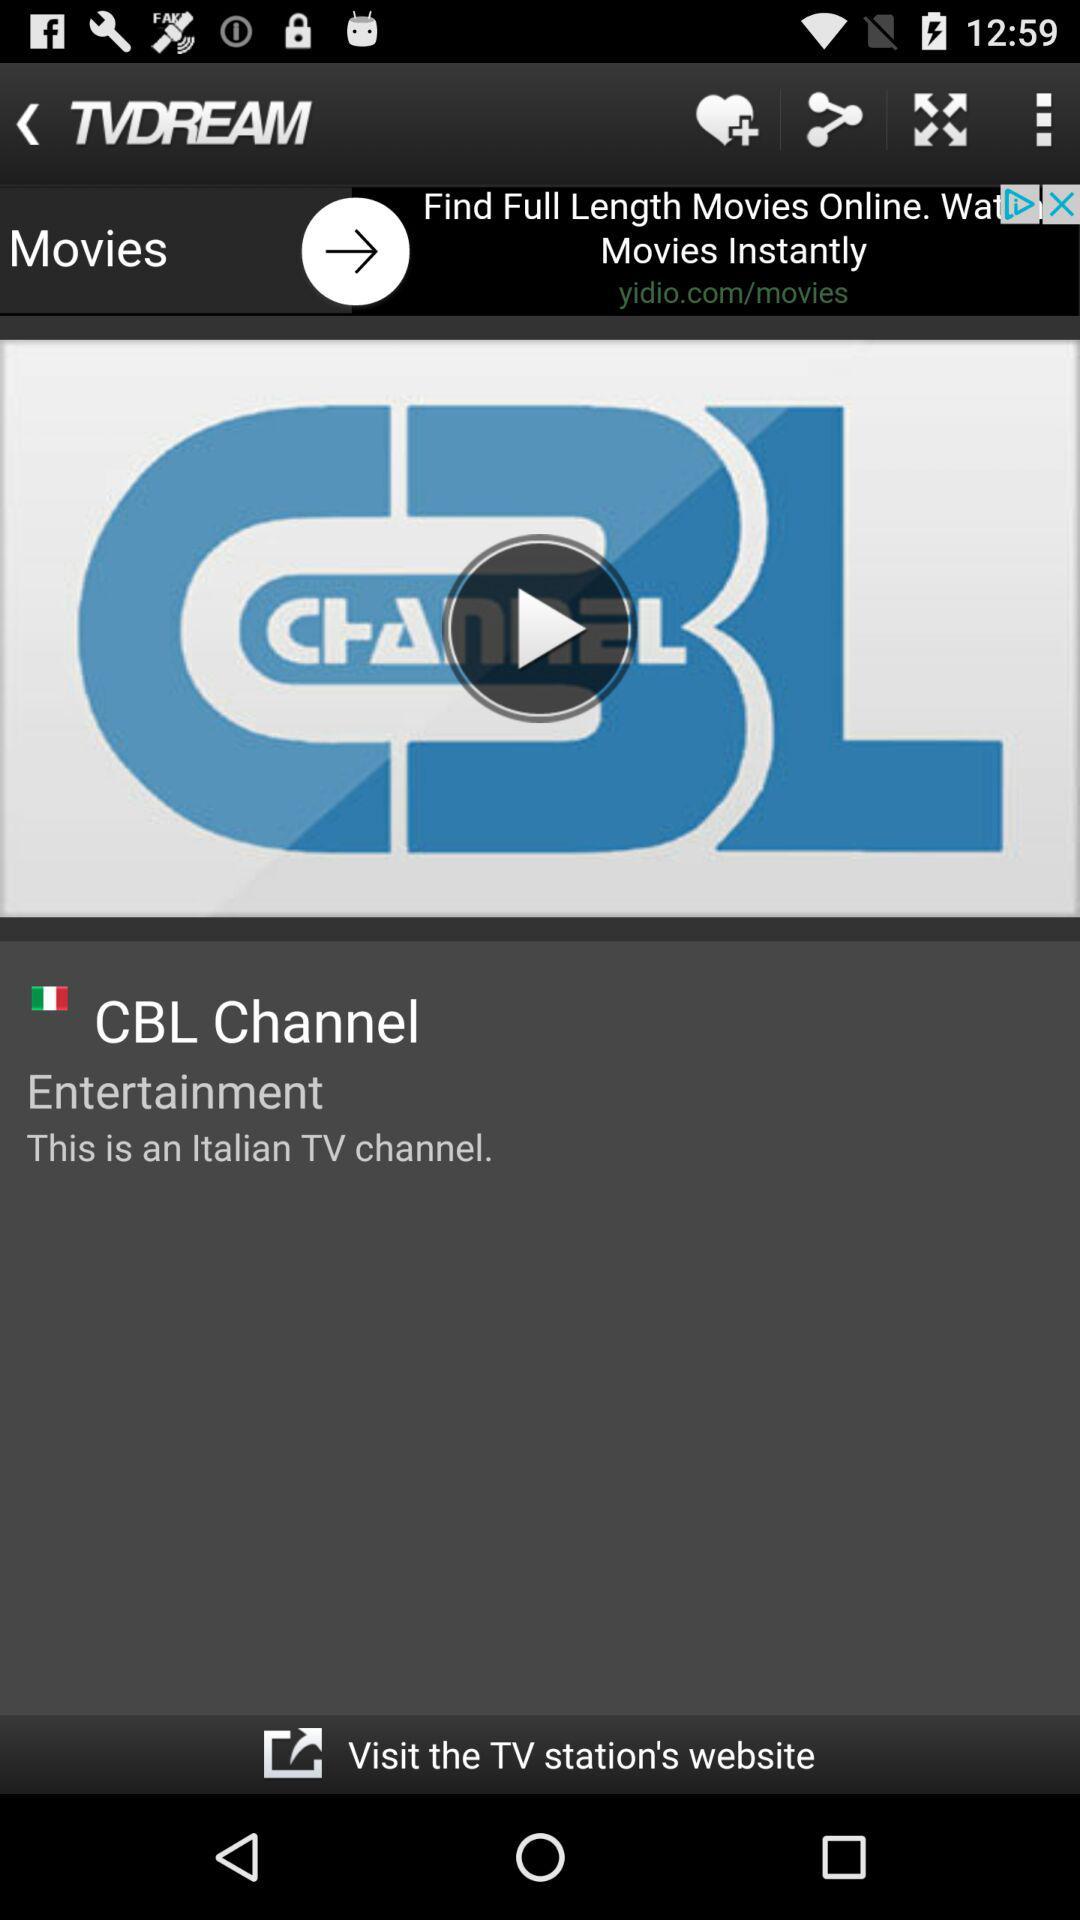 Image resolution: width=1080 pixels, height=1920 pixels. Describe the element at coordinates (538, 672) in the screenshot. I see `the play icon` at that location.